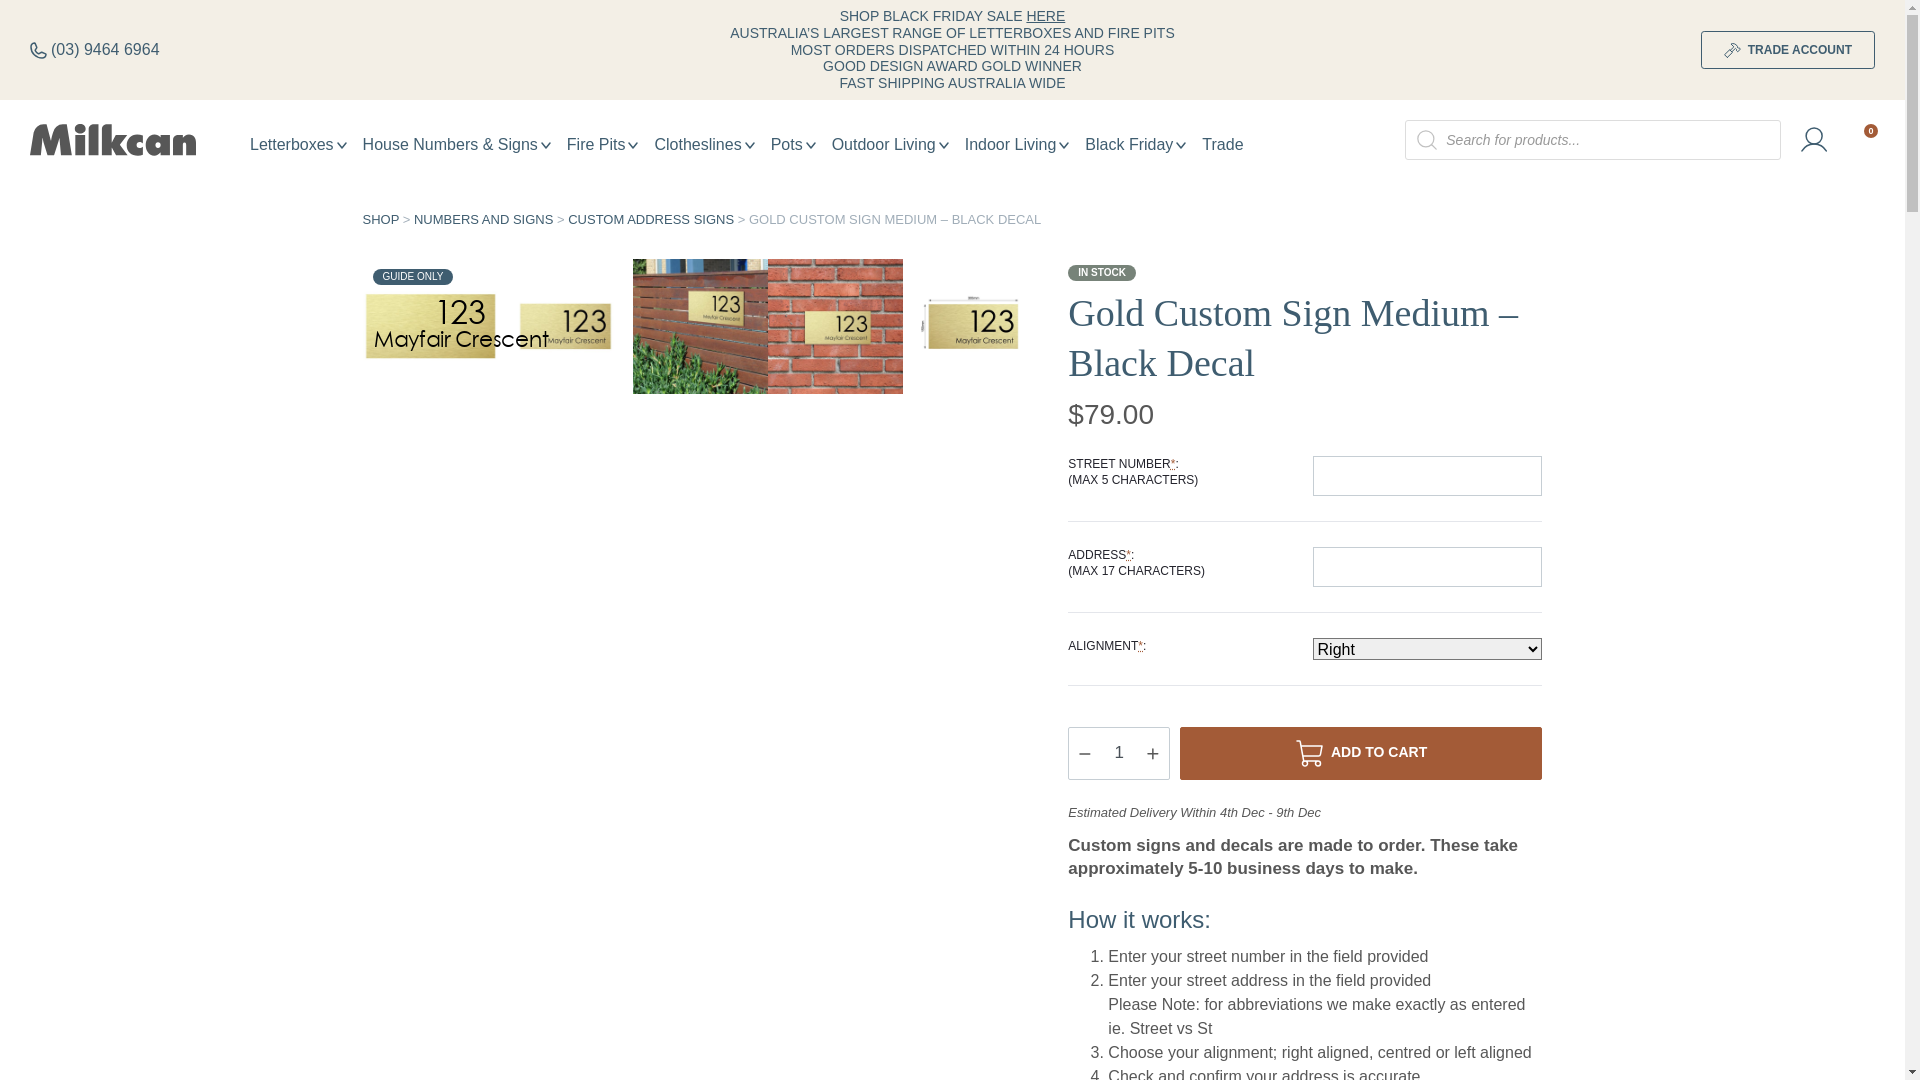 This screenshot has height=1080, width=1920. I want to click on 'HERE', so click(1044, 15).